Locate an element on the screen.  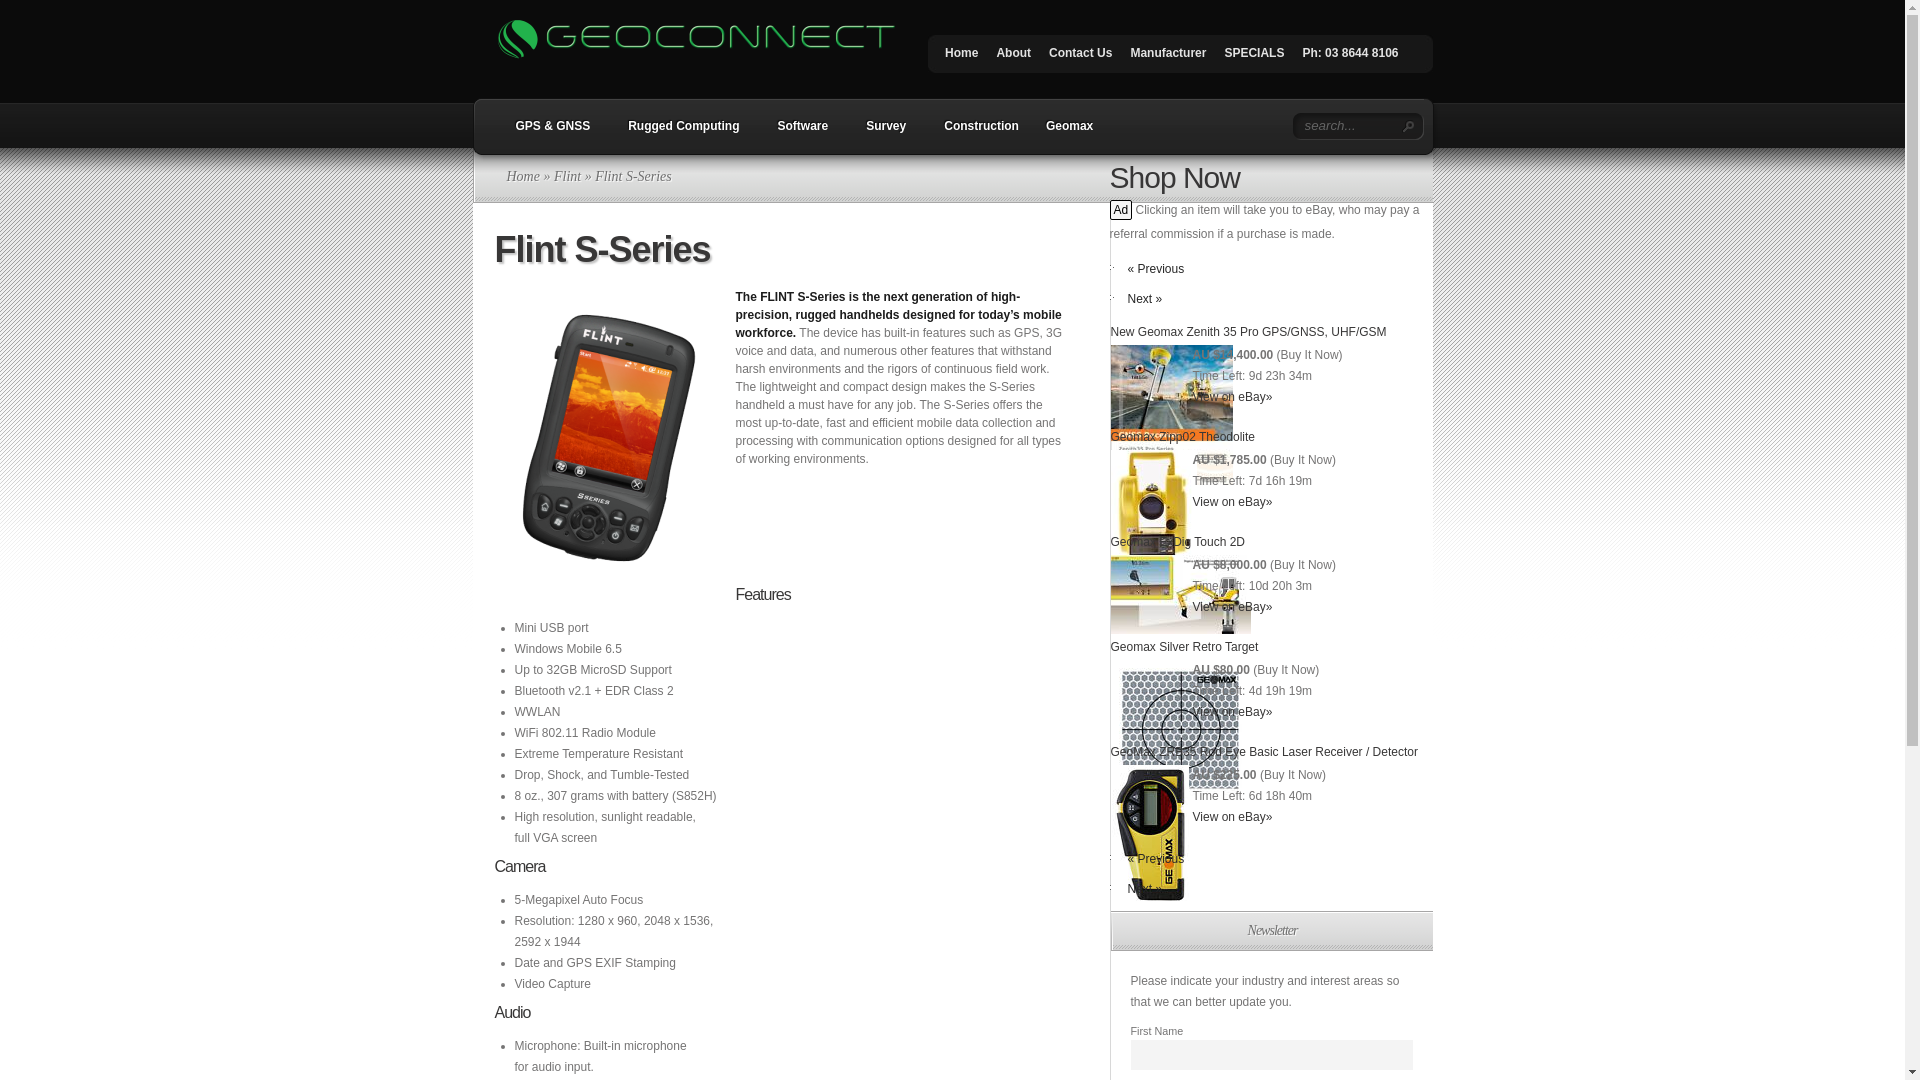
'Rugged Computing' is located at coordinates (678, 132).